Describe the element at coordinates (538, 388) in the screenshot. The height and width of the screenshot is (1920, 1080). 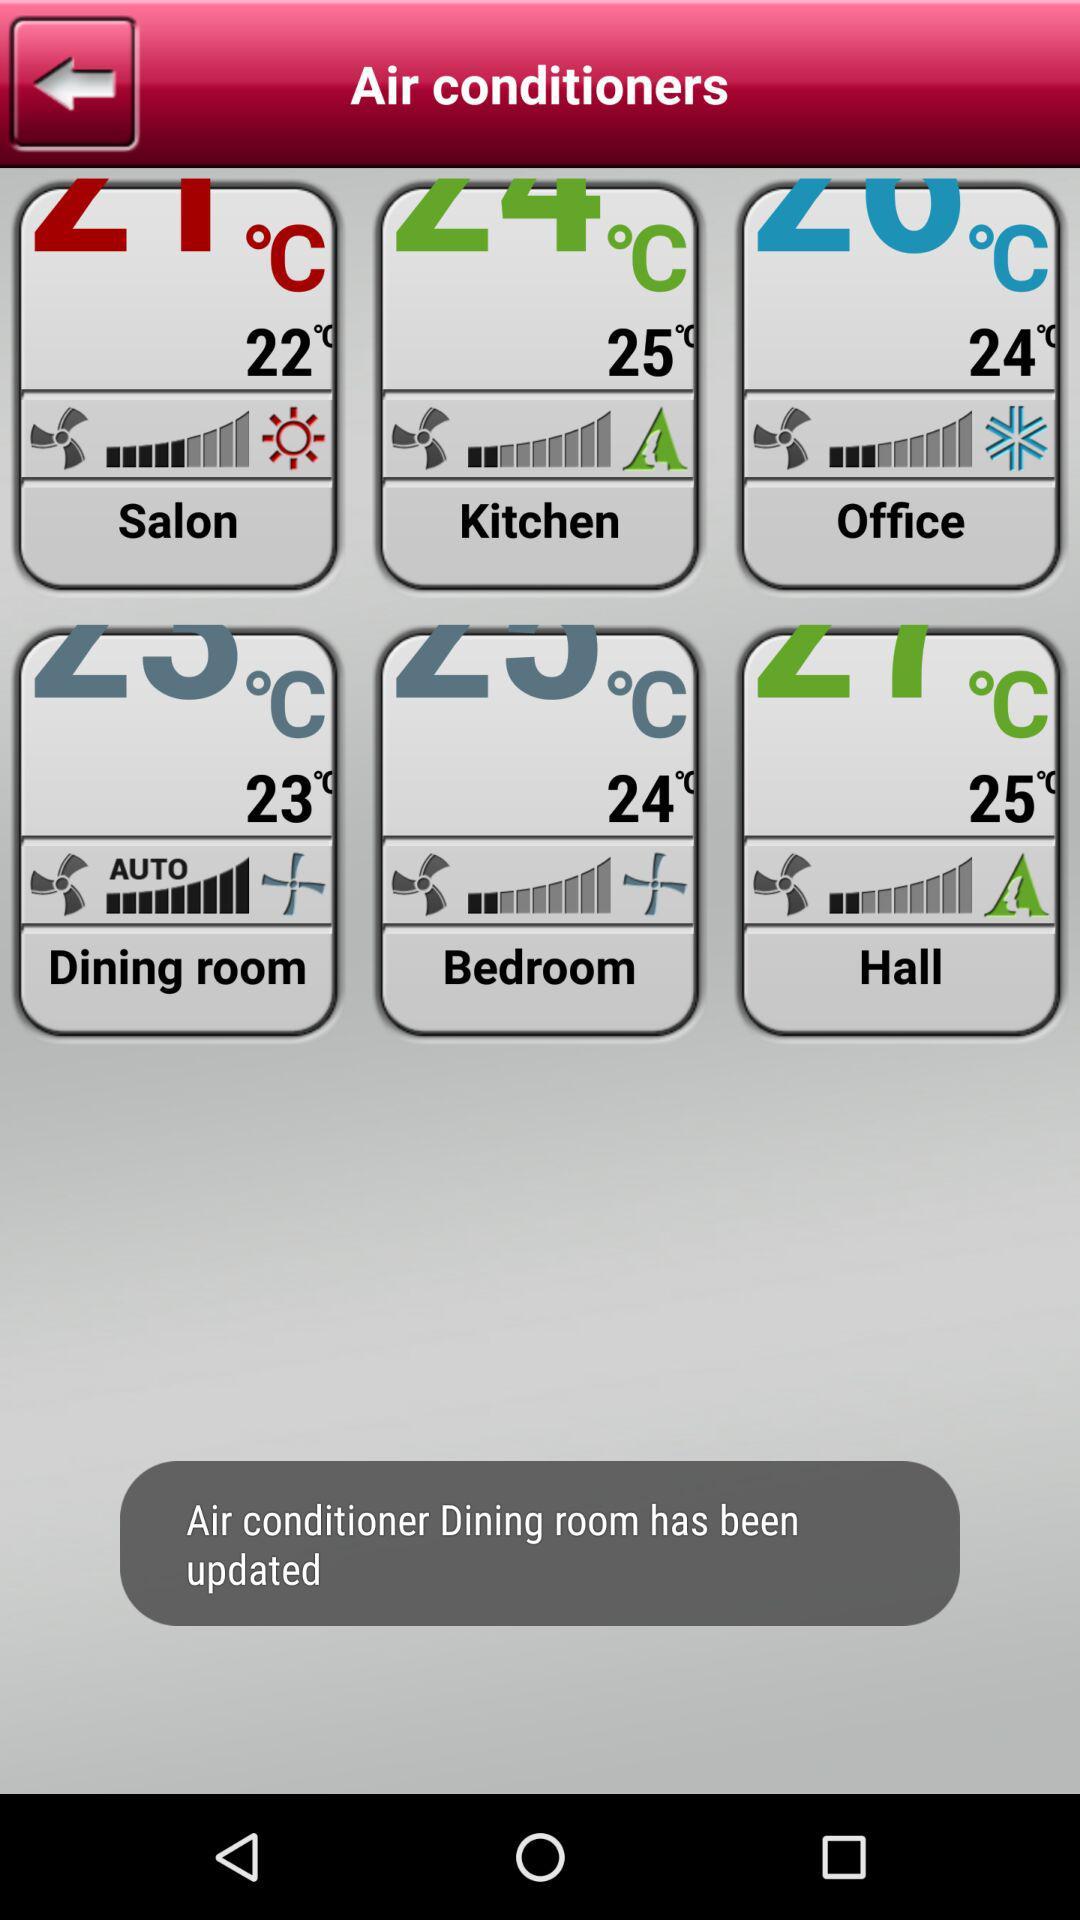
I see `view/update kitchen air condition settings` at that location.